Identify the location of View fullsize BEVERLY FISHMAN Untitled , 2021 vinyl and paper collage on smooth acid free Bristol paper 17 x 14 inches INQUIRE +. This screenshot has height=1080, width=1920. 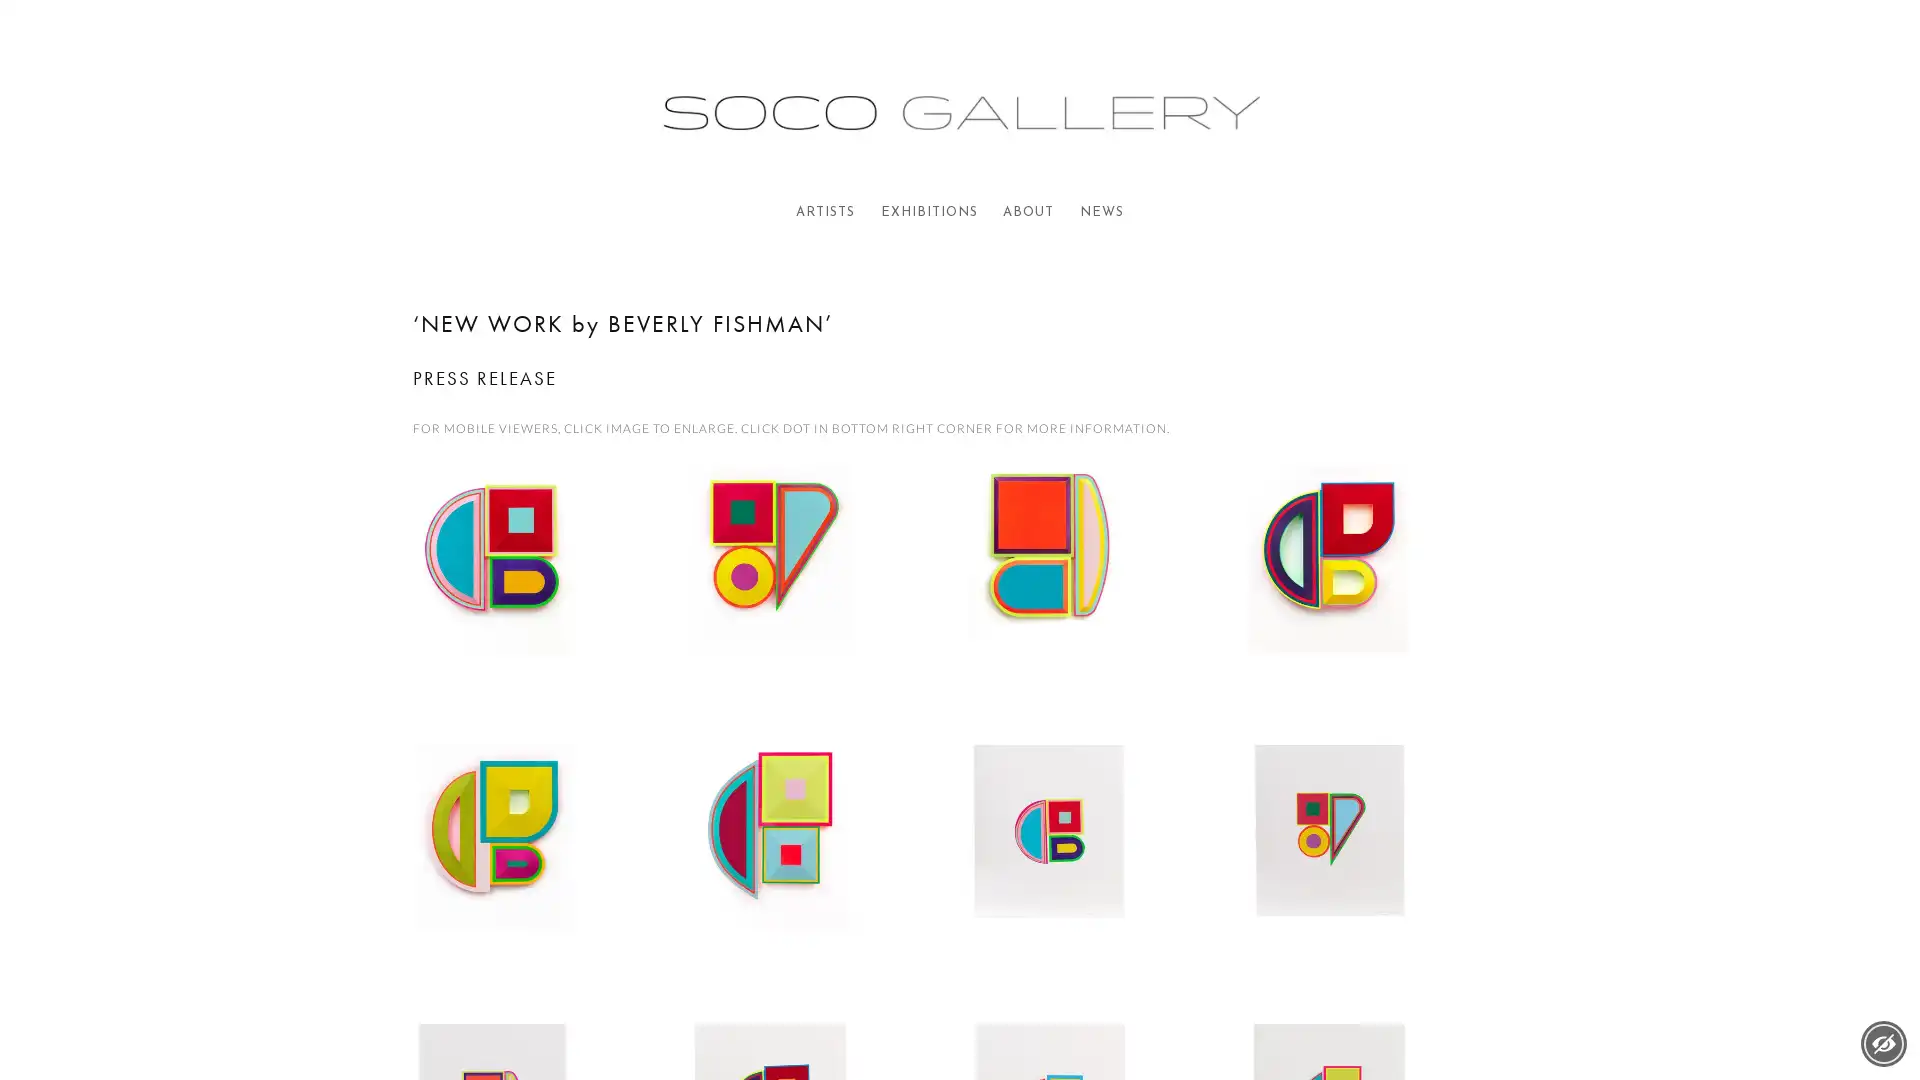
(1098, 872).